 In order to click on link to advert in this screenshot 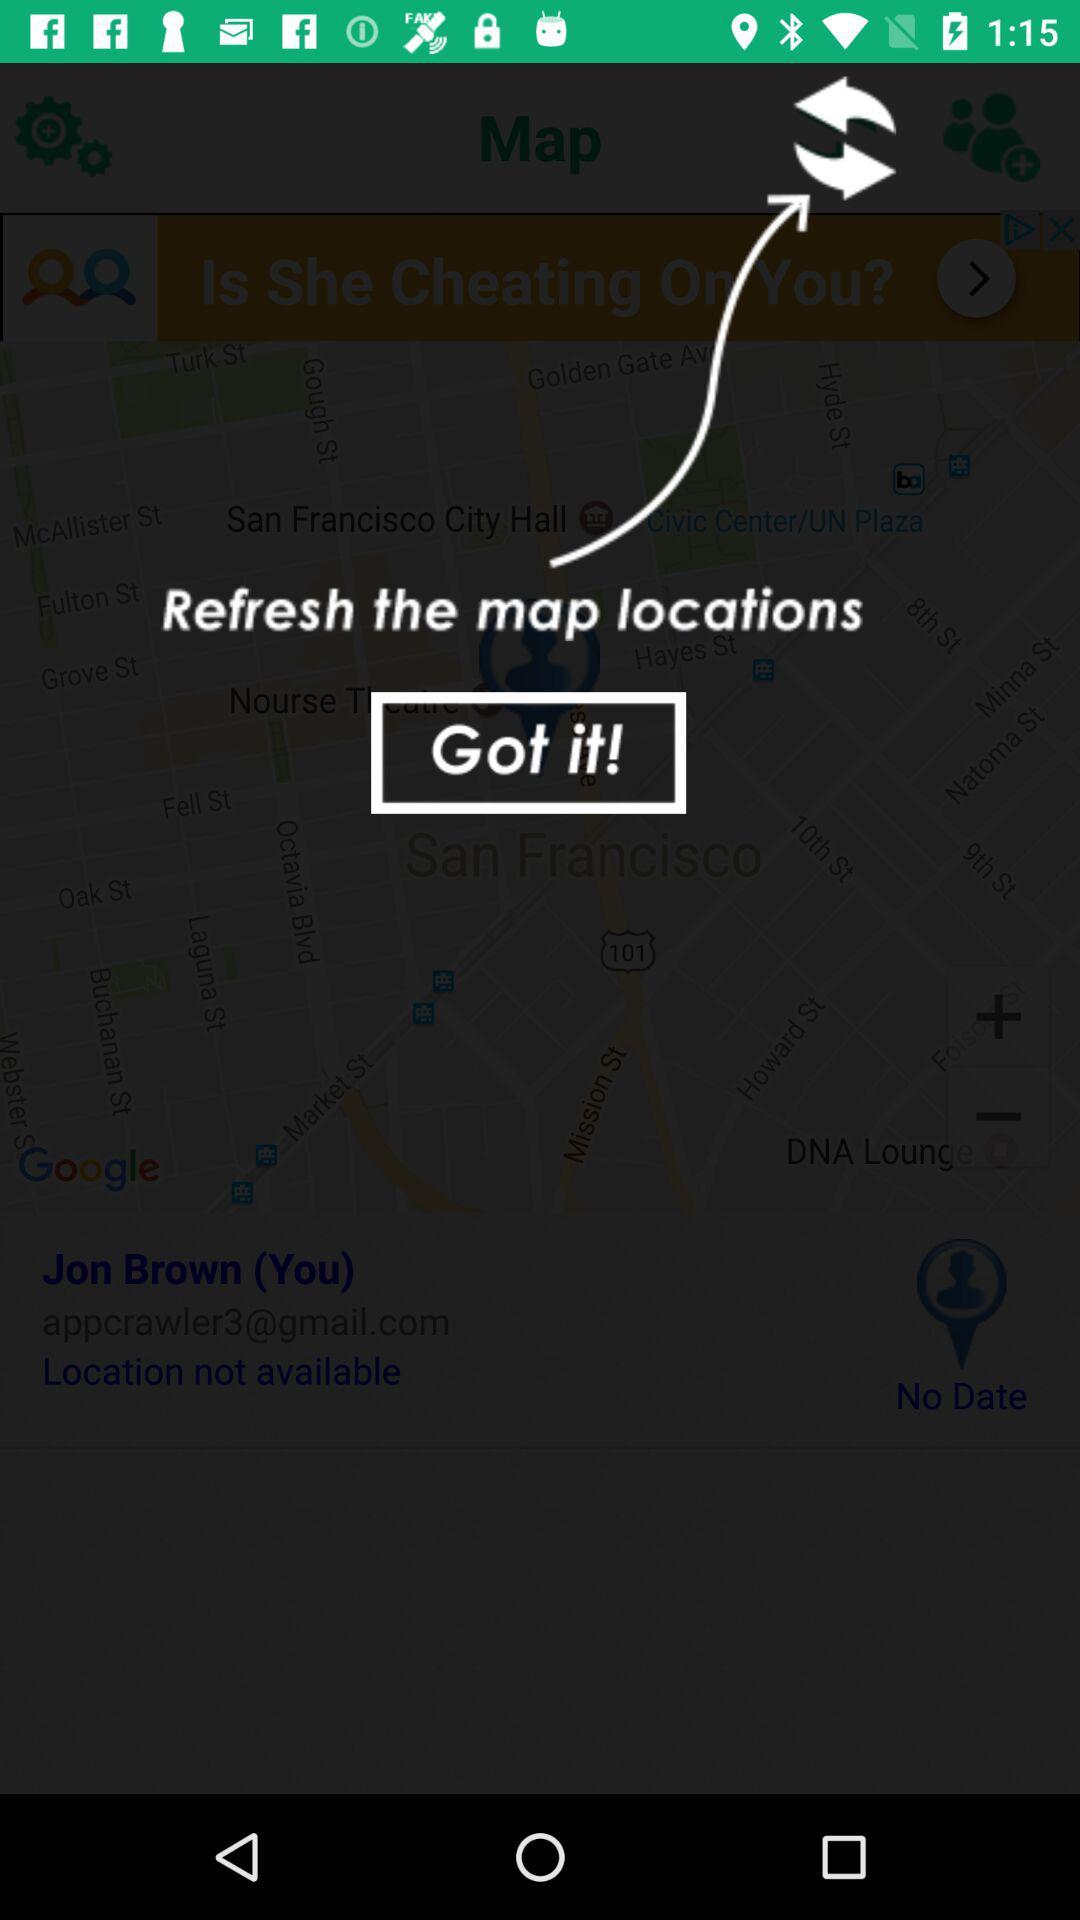, I will do `click(540, 274)`.